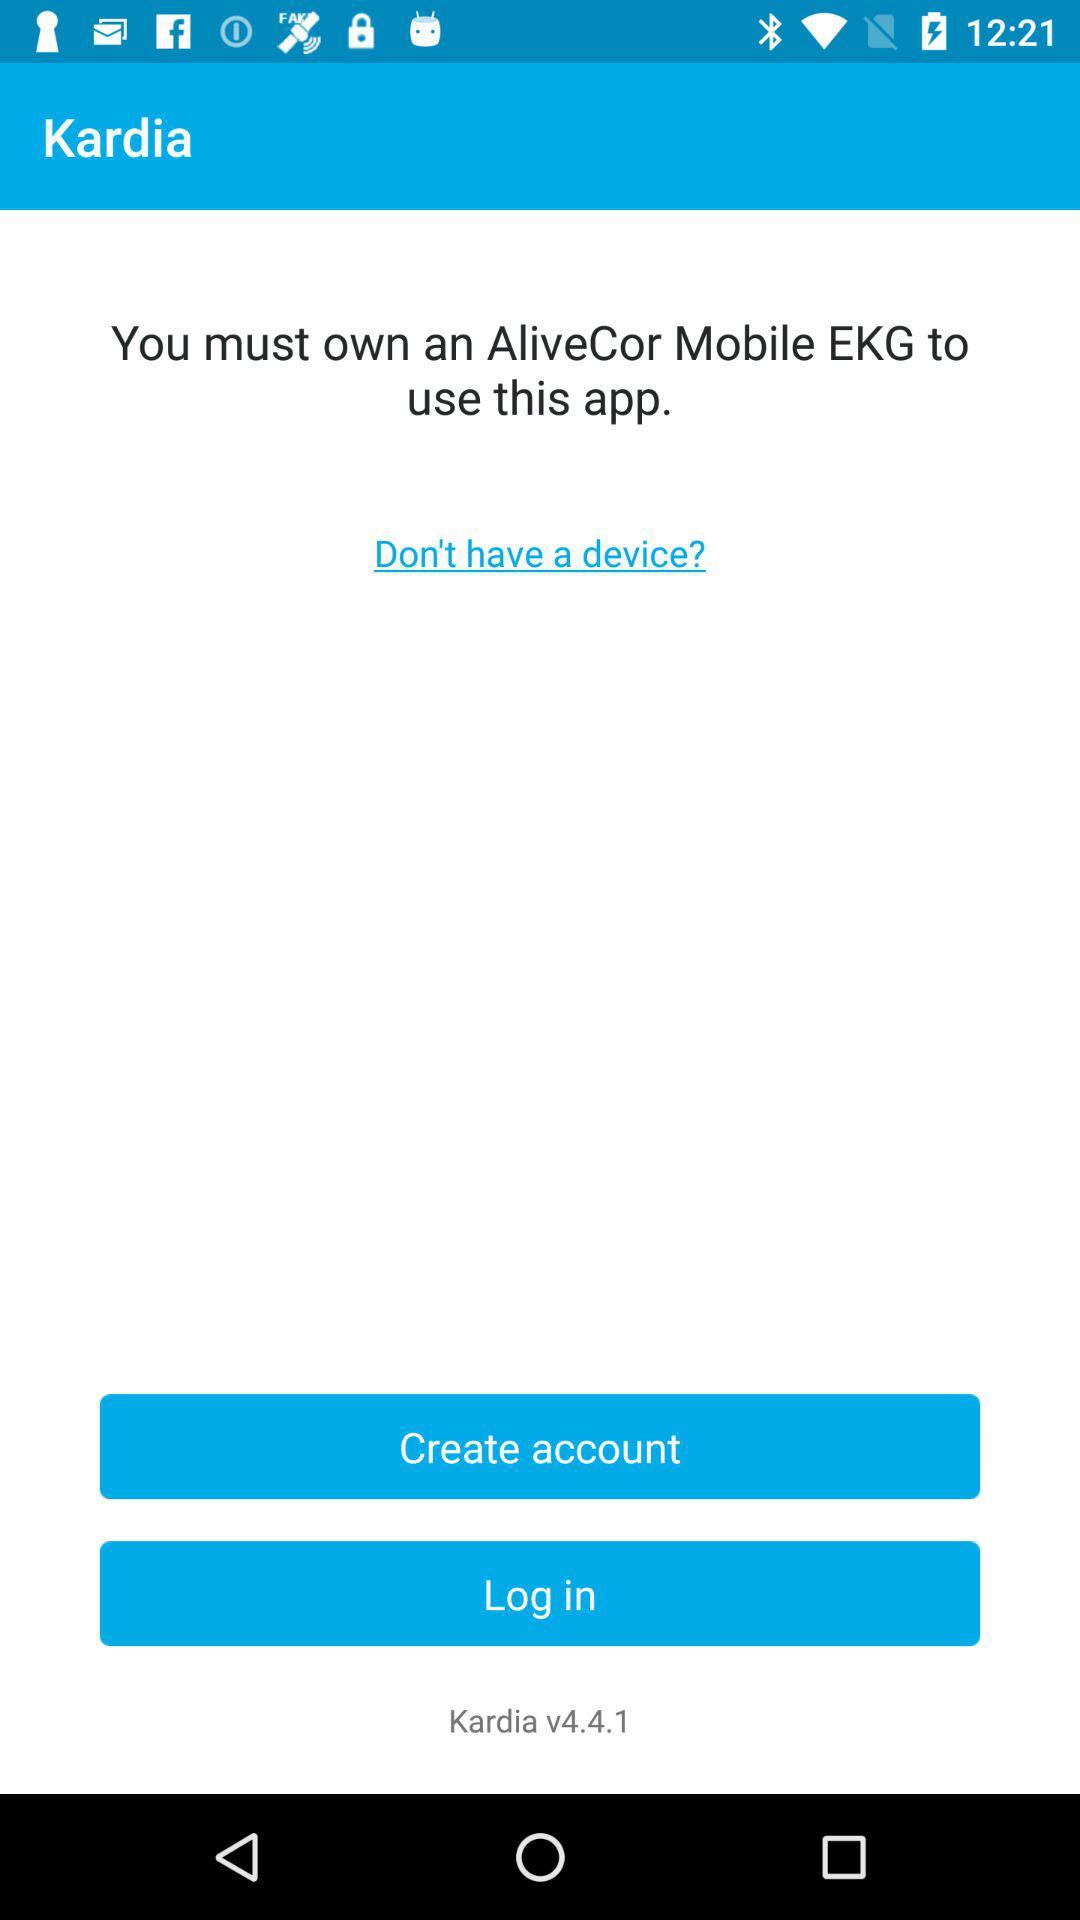  Describe the element at coordinates (540, 1446) in the screenshot. I see `item above log in icon` at that location.